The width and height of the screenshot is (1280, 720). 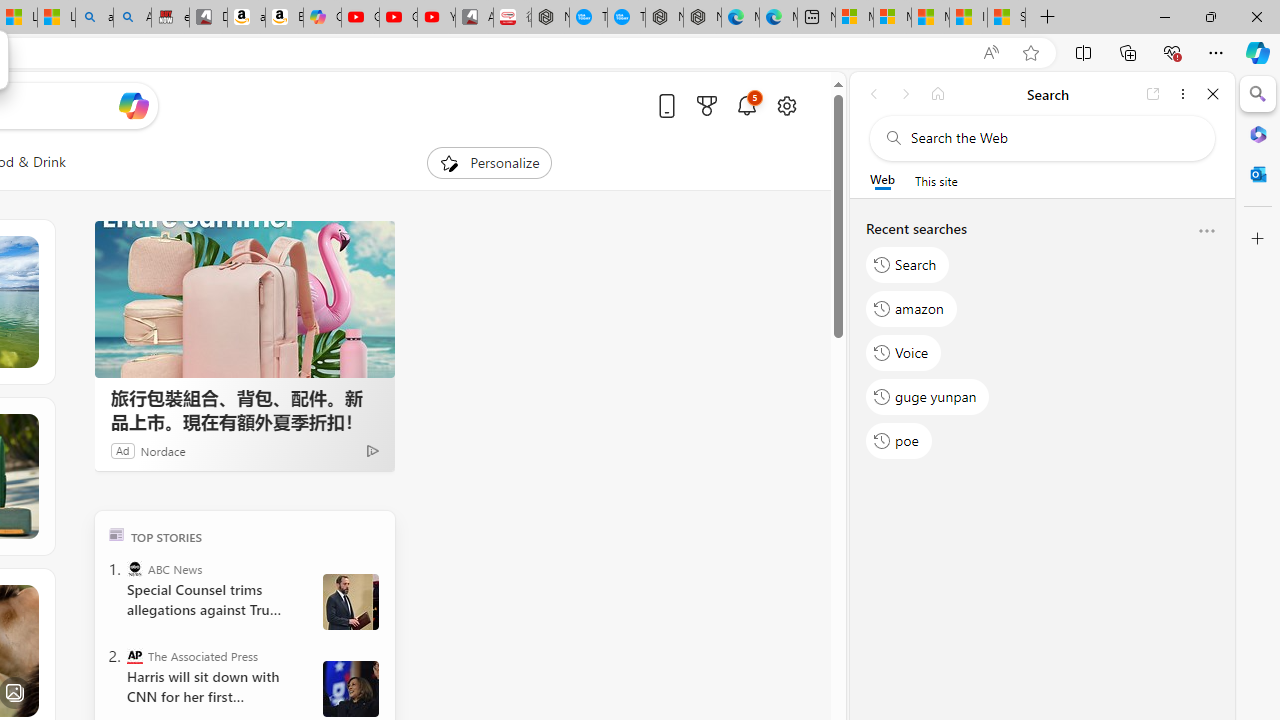 I want to click on 'Copilot', so click(x=321, y=17).